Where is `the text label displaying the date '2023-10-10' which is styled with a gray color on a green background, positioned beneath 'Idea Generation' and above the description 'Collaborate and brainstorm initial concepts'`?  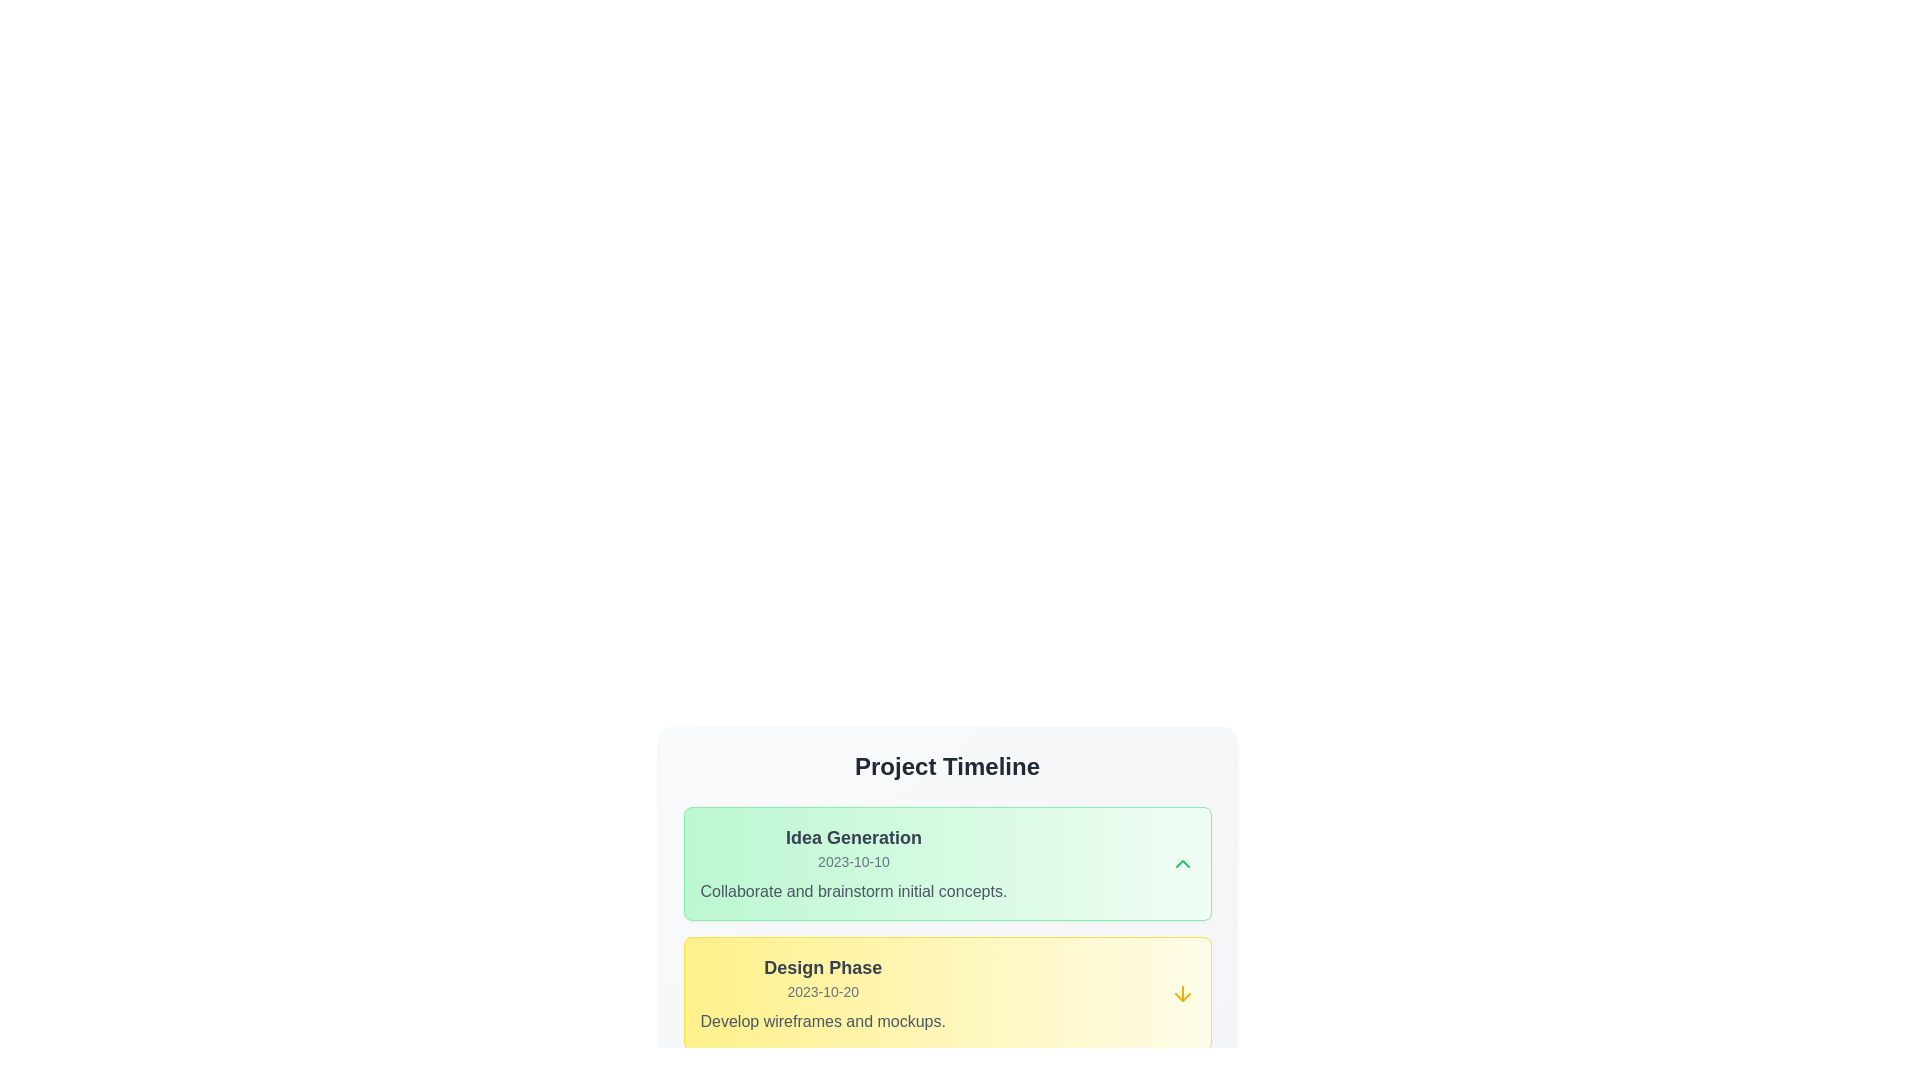 the text label displaying the date '2023-10-10' which is styled with a gray color on a green background, positioned beneath 'Idea Generation' and above the description 'Collaborate and brainstorm initial concepts' is located at coordinates (853, 860).